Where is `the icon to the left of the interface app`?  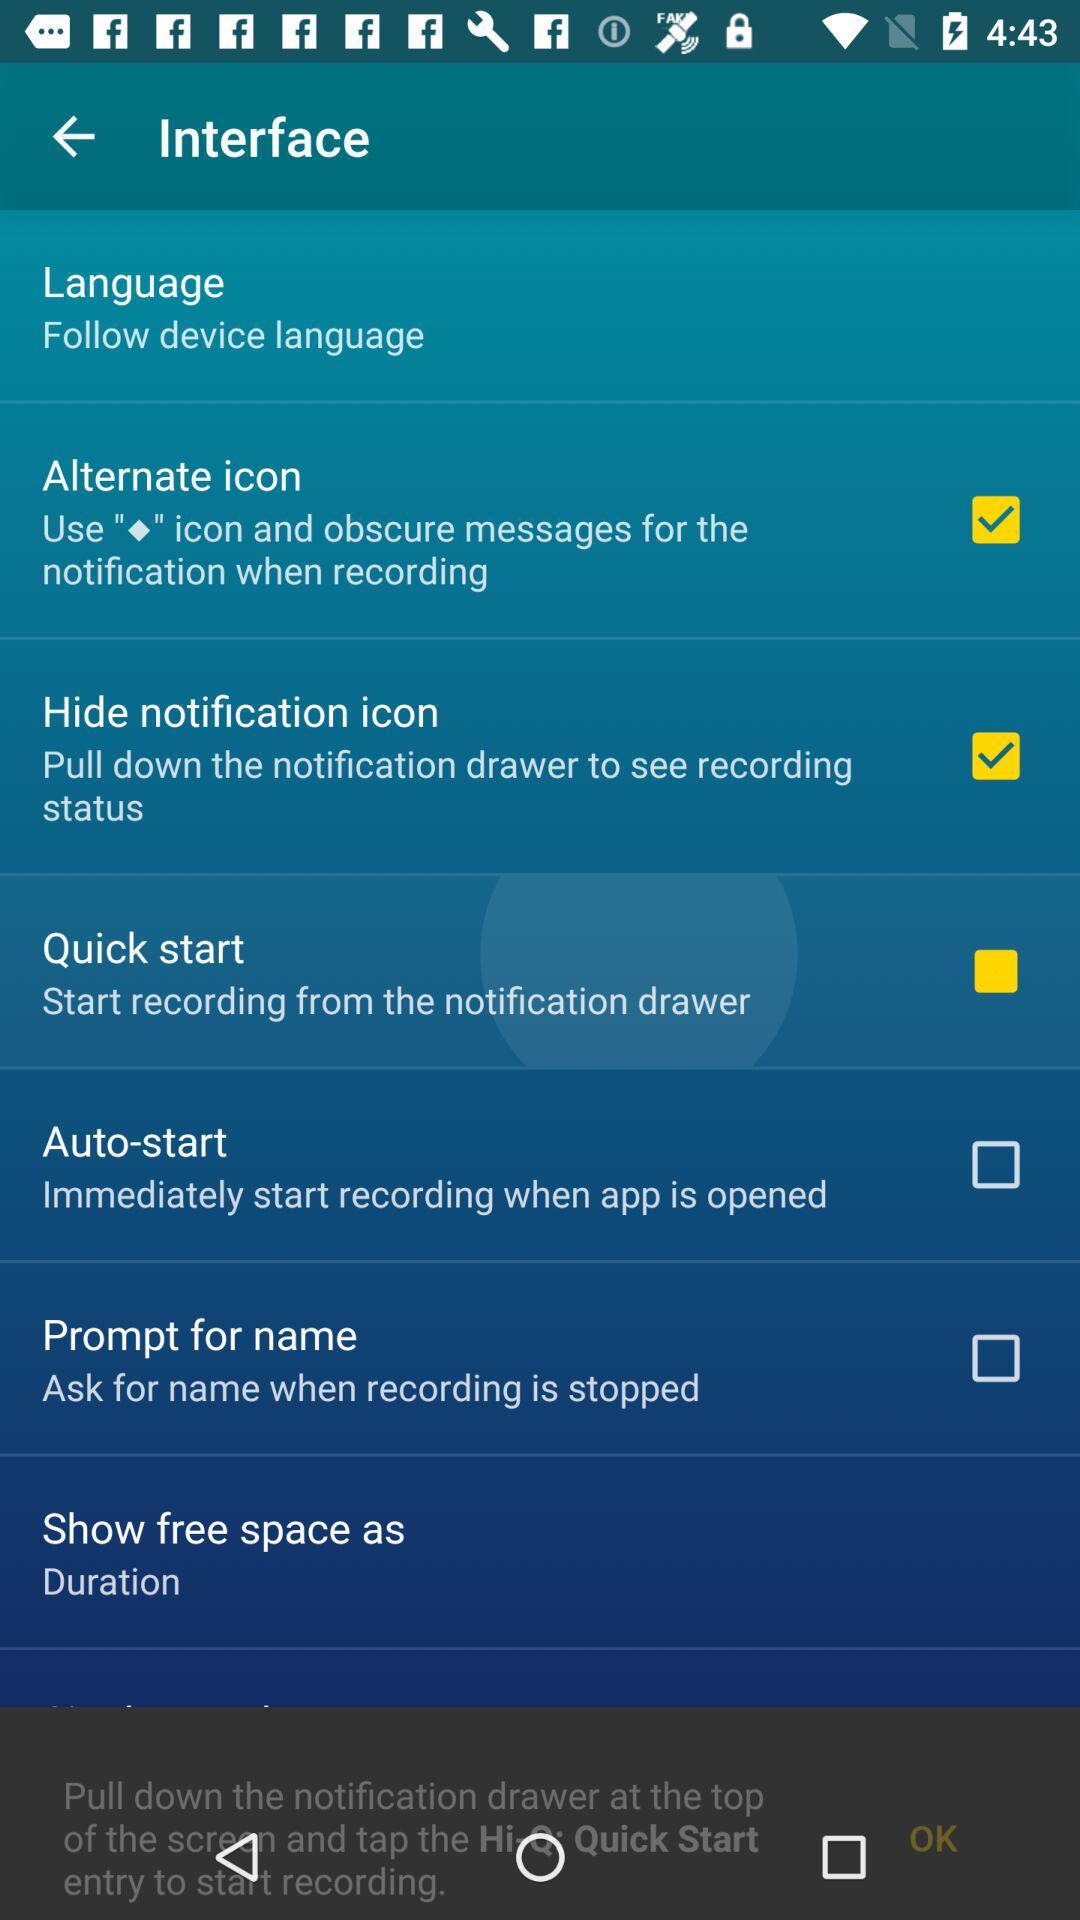
the icon to the left of the interface app is located at coordinates (72, 135).